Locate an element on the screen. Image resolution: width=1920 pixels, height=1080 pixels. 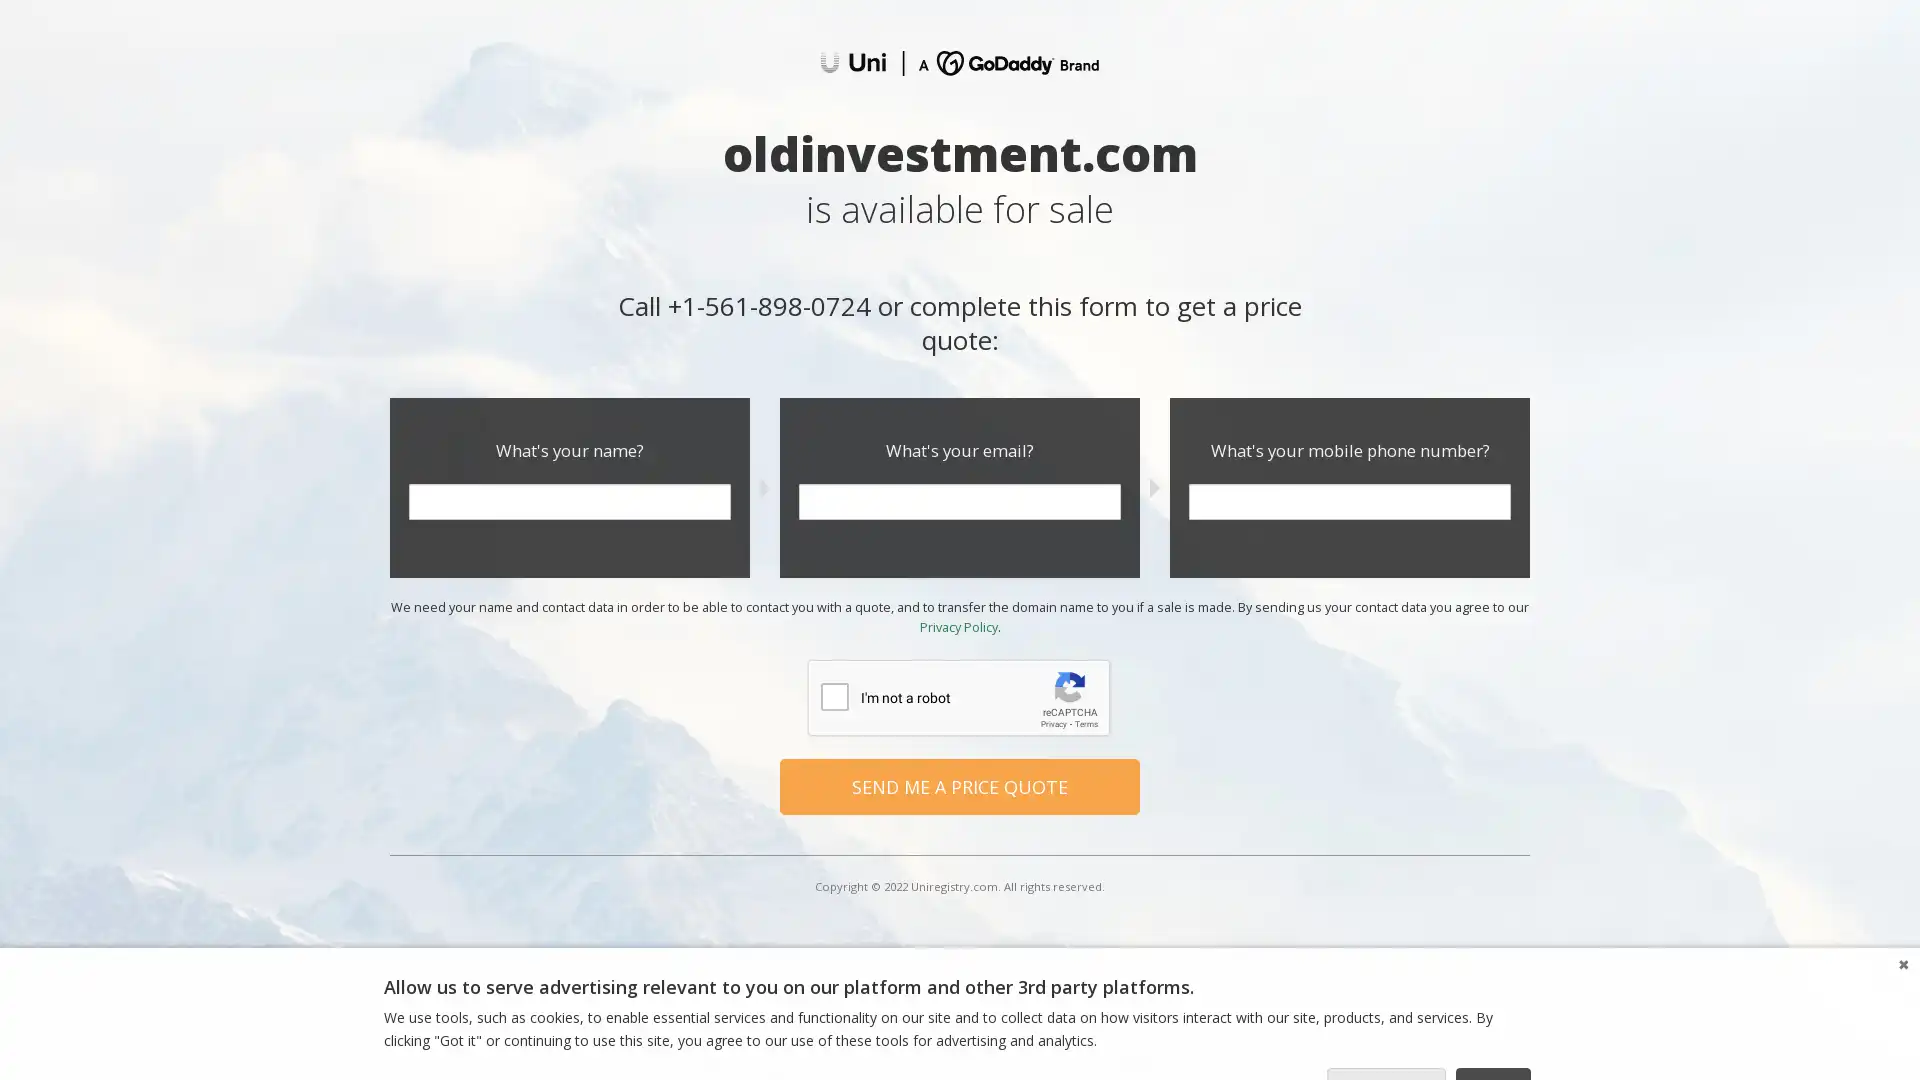
SEND ME A PRICE QUOTE is located at coordinates (960, 785).